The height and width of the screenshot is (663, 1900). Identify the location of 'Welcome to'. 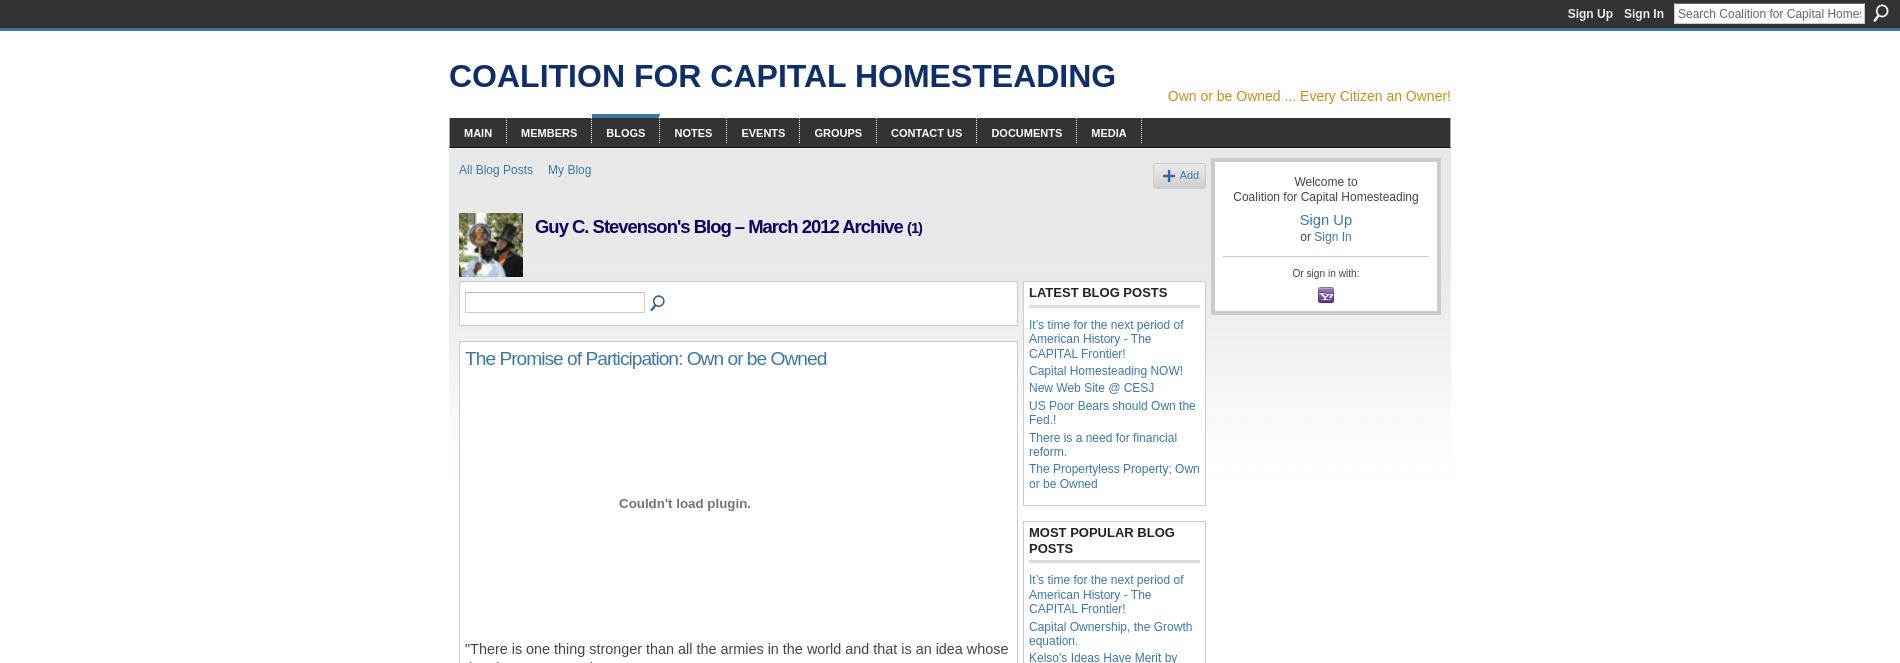
(1293, 180).